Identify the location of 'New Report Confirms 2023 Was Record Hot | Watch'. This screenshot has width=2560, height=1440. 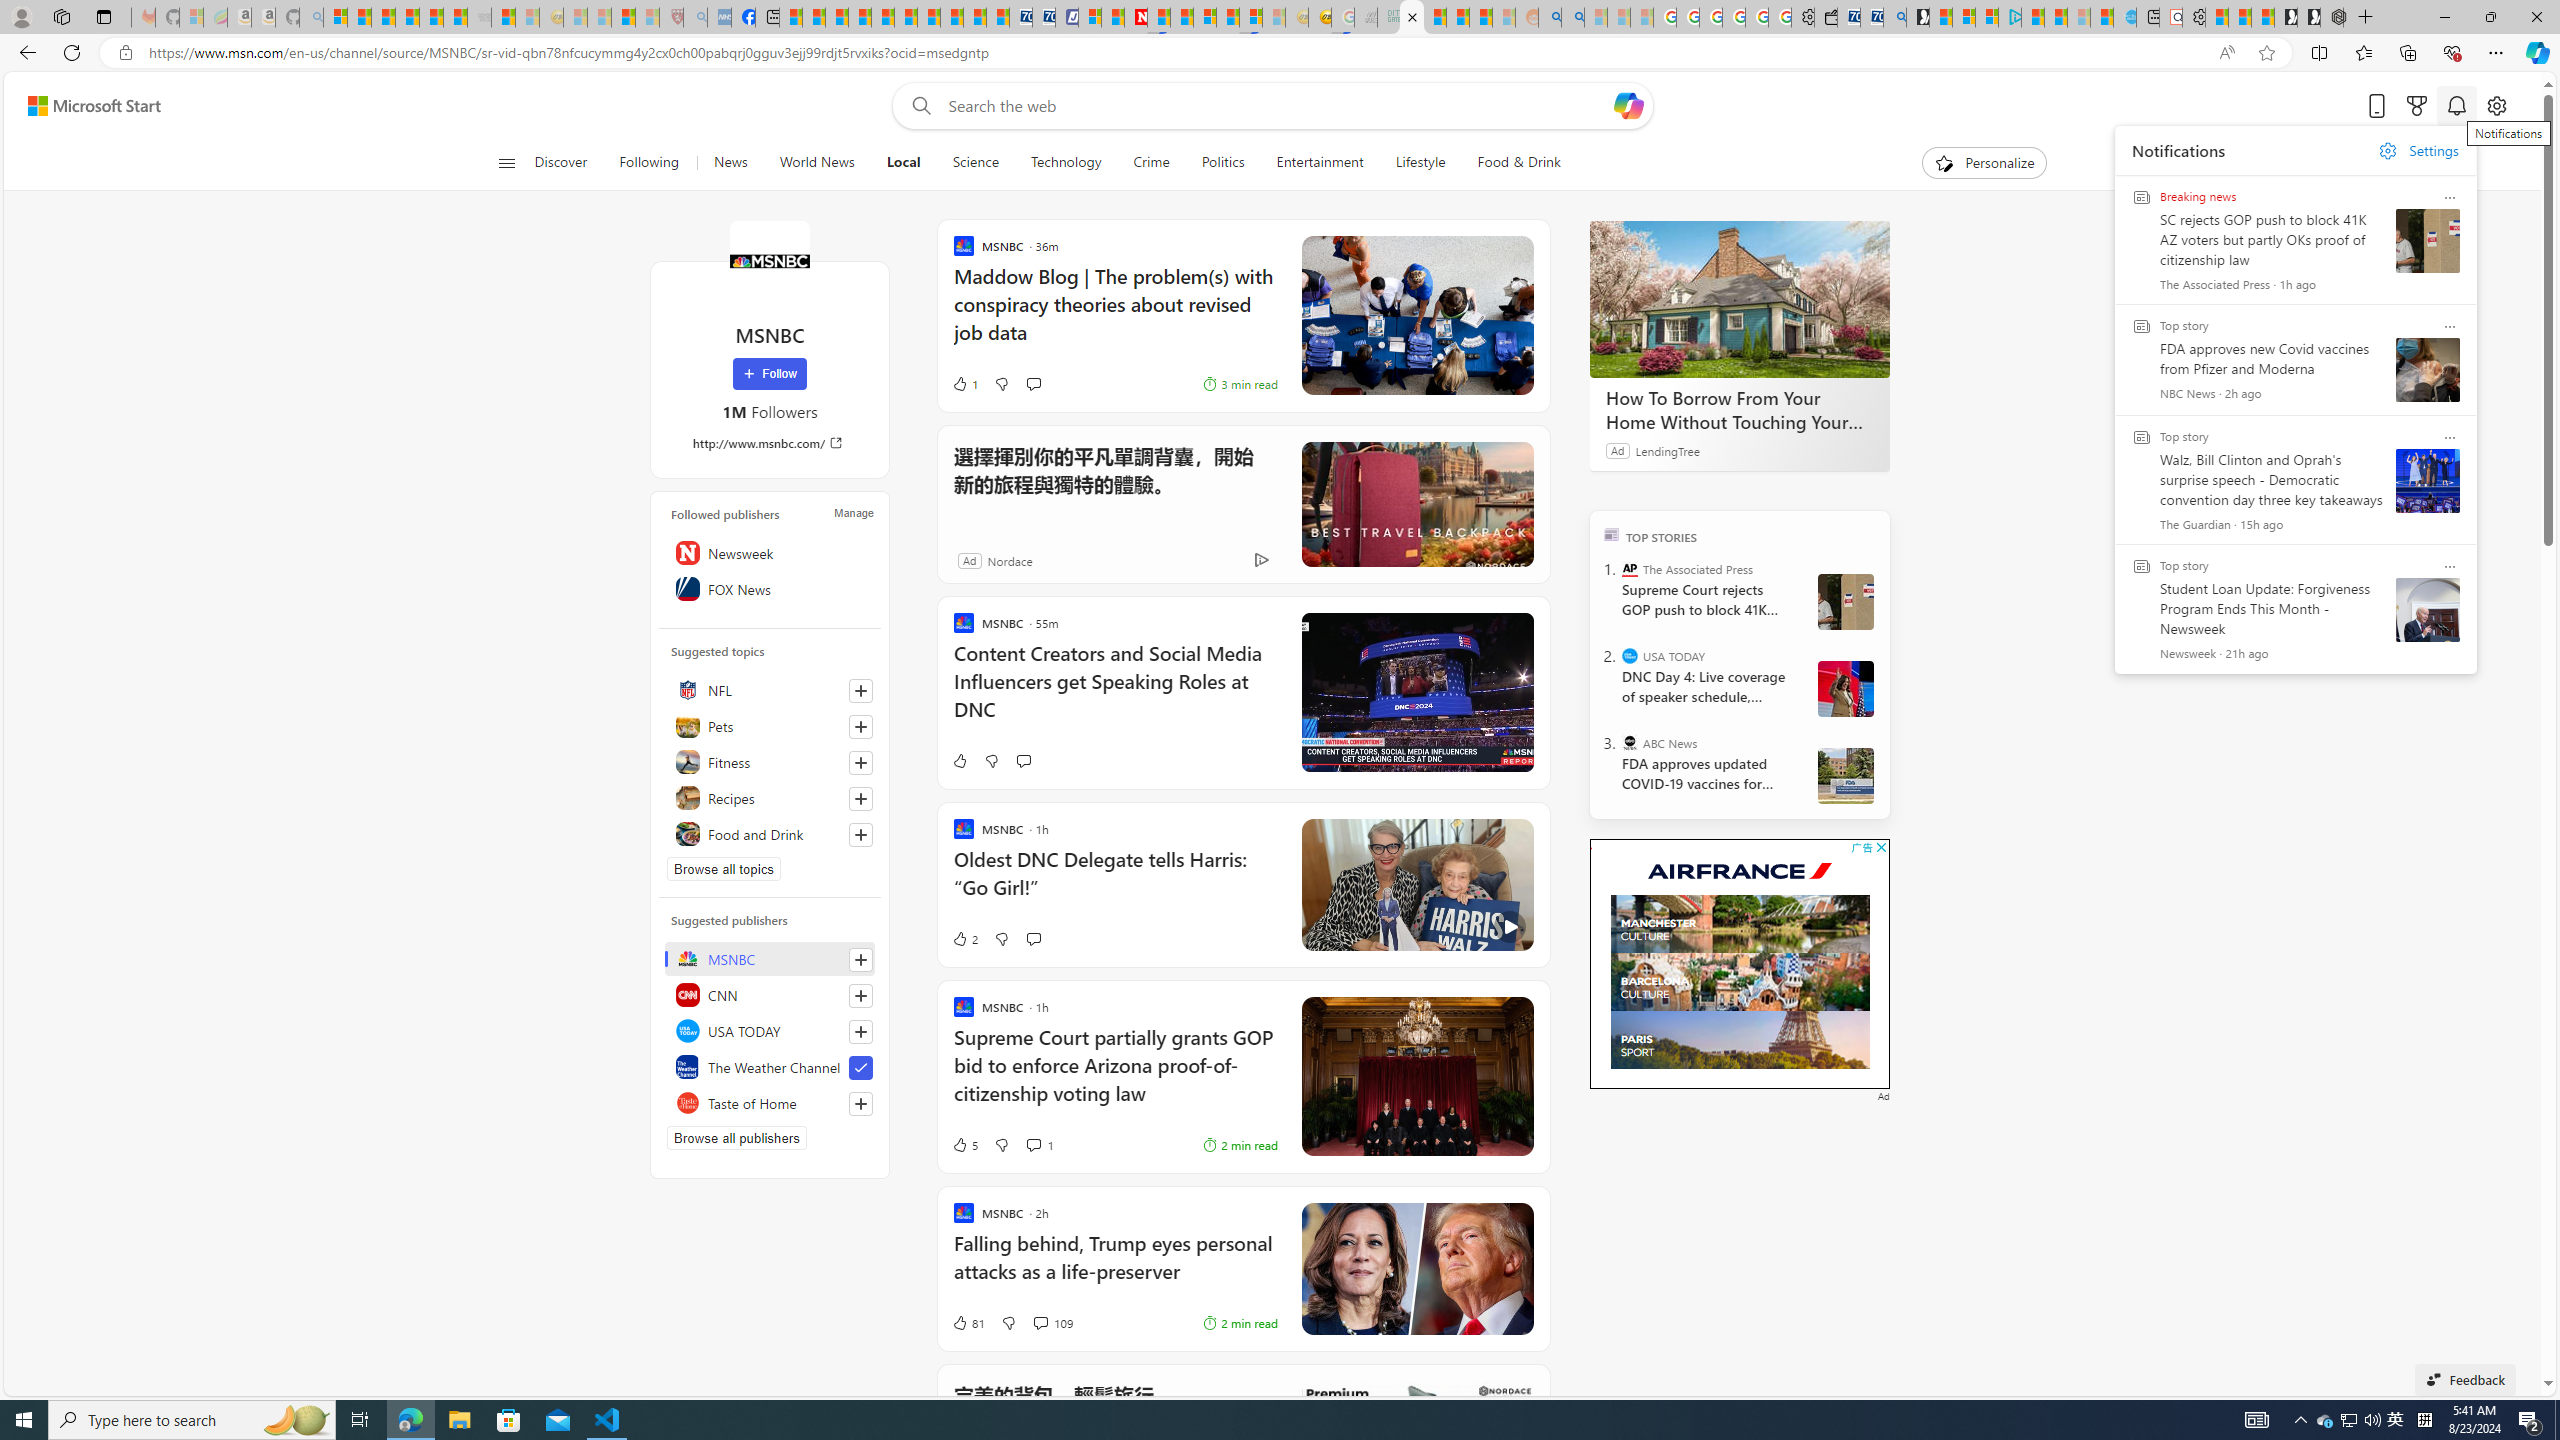
(432, 16).